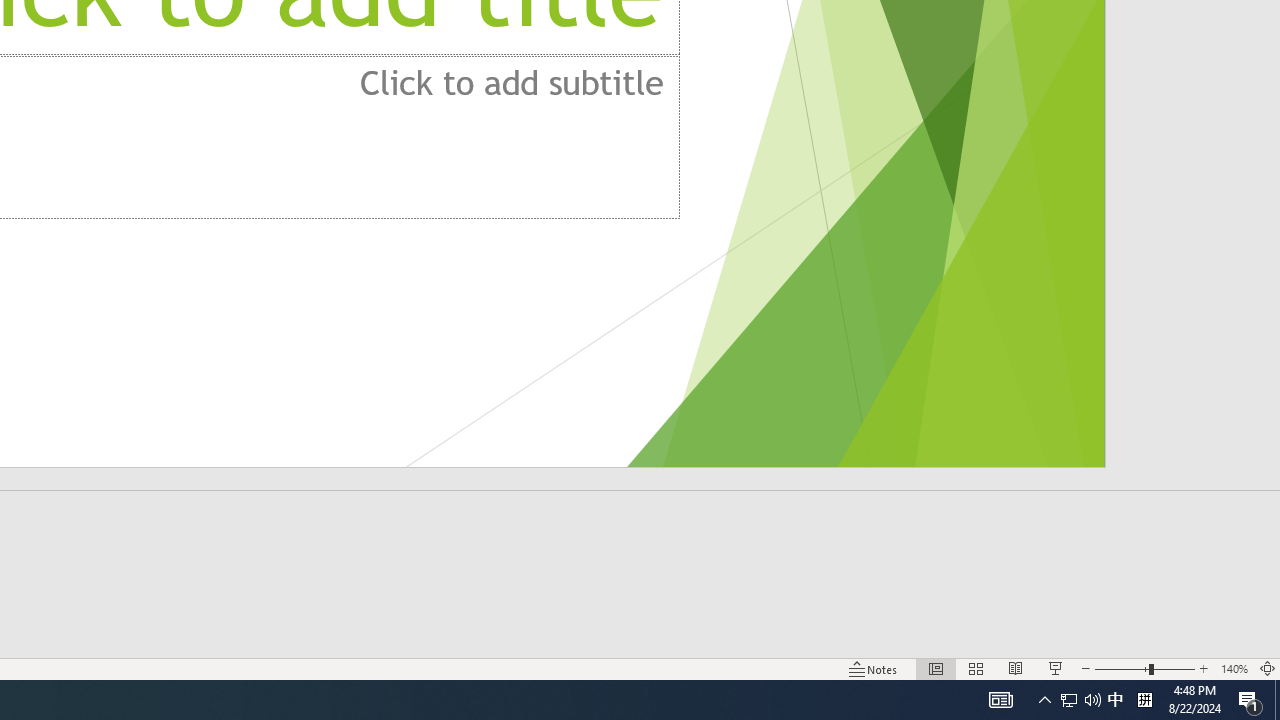  What do you see at coordinates (1233, 669) in the screenshot?
I see `'Zoom 140%'` at bounding box center [1233, 669].